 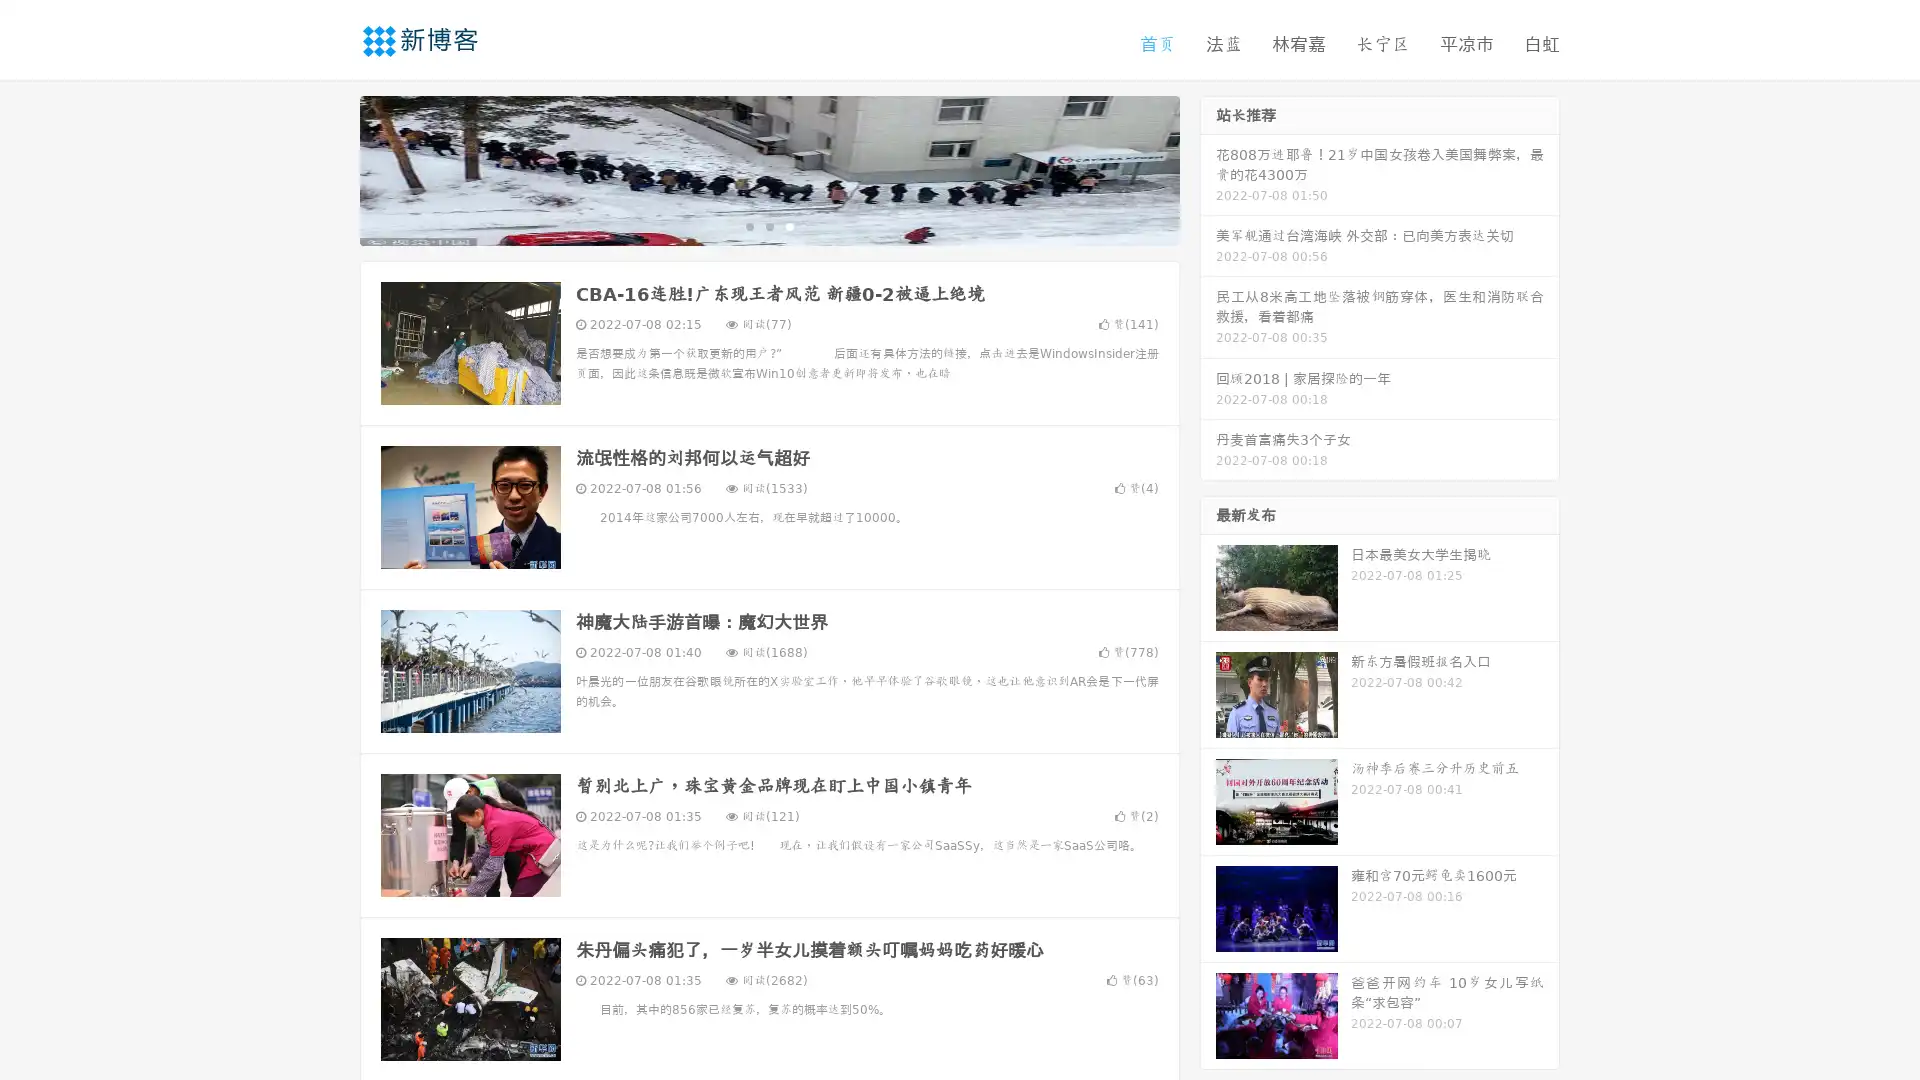 What do you see at coordinates (789, 225) in the screenshot?
I see `Go to slide 3` at bounding box center [789, 225].